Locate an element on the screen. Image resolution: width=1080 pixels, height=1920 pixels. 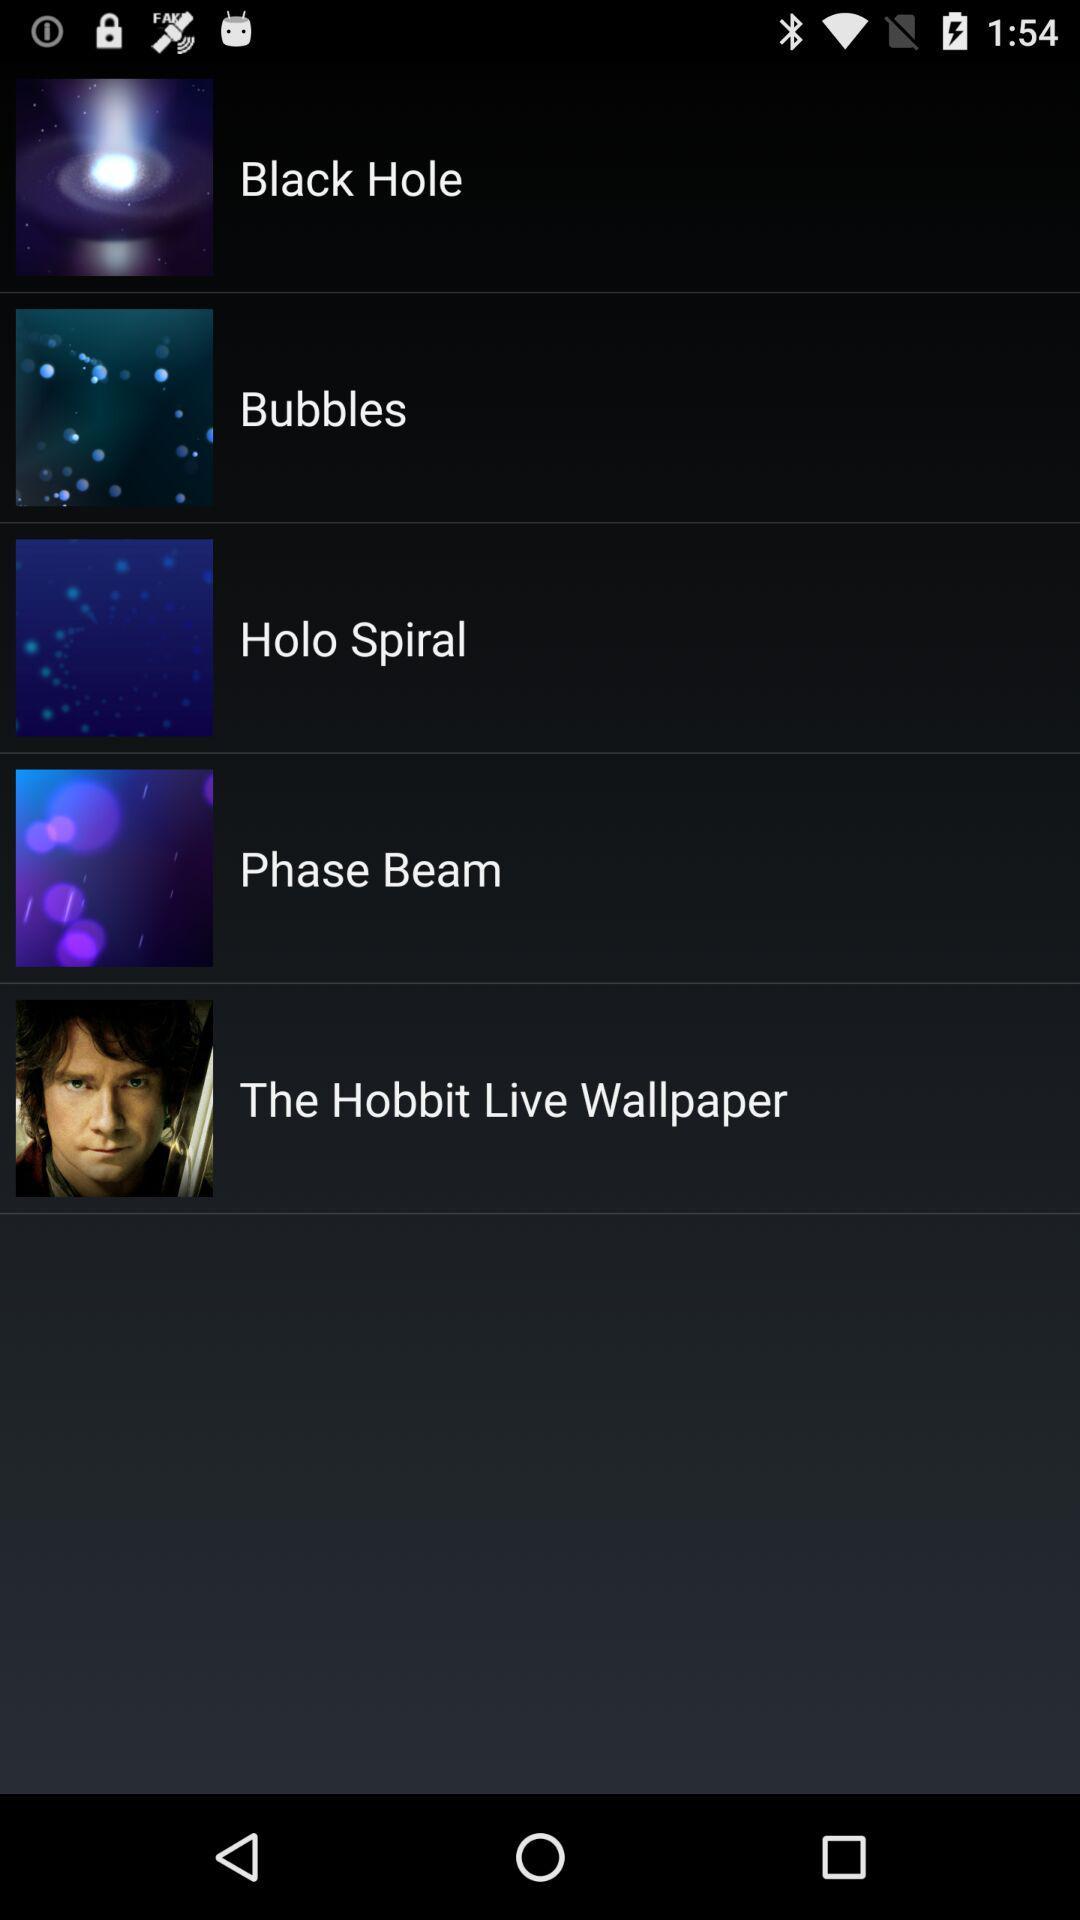
the phase beam icon is located at coordinates (370, 868).